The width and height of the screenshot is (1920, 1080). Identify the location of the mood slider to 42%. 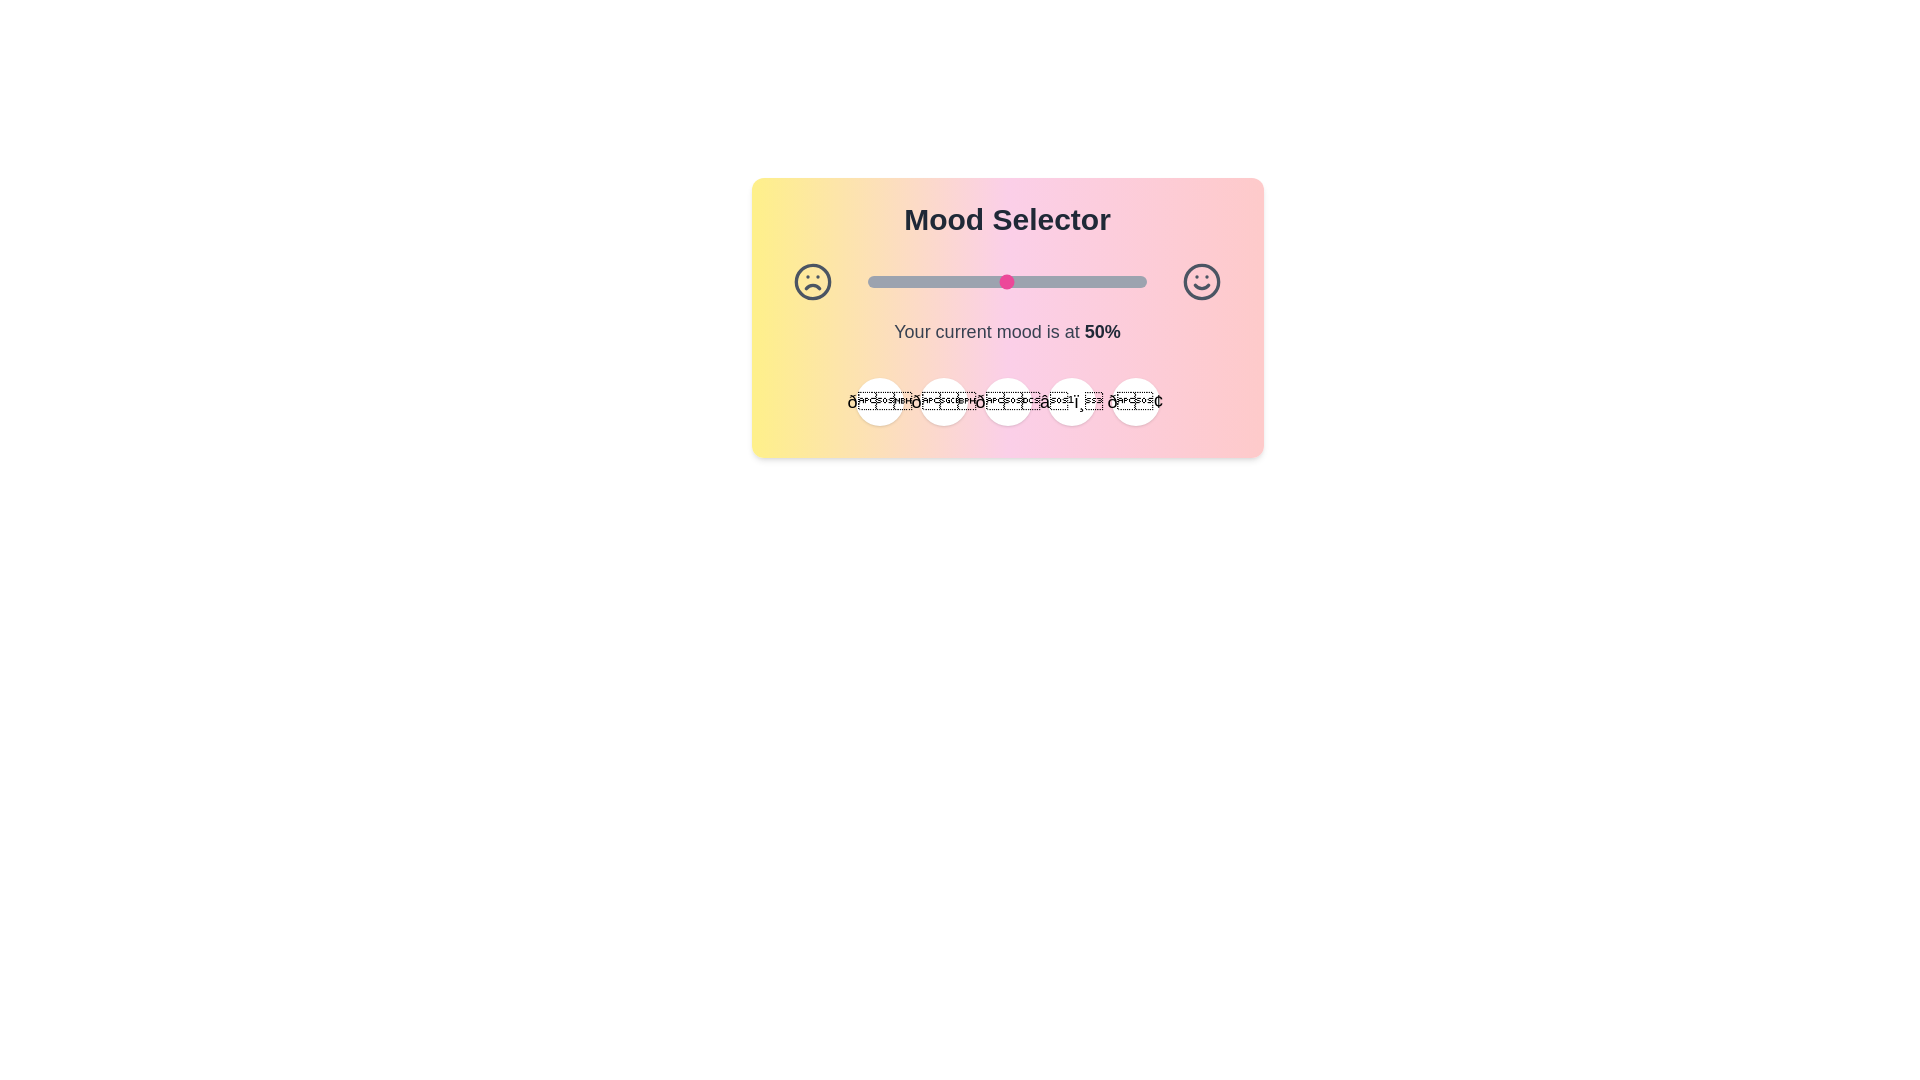
(985, 281).